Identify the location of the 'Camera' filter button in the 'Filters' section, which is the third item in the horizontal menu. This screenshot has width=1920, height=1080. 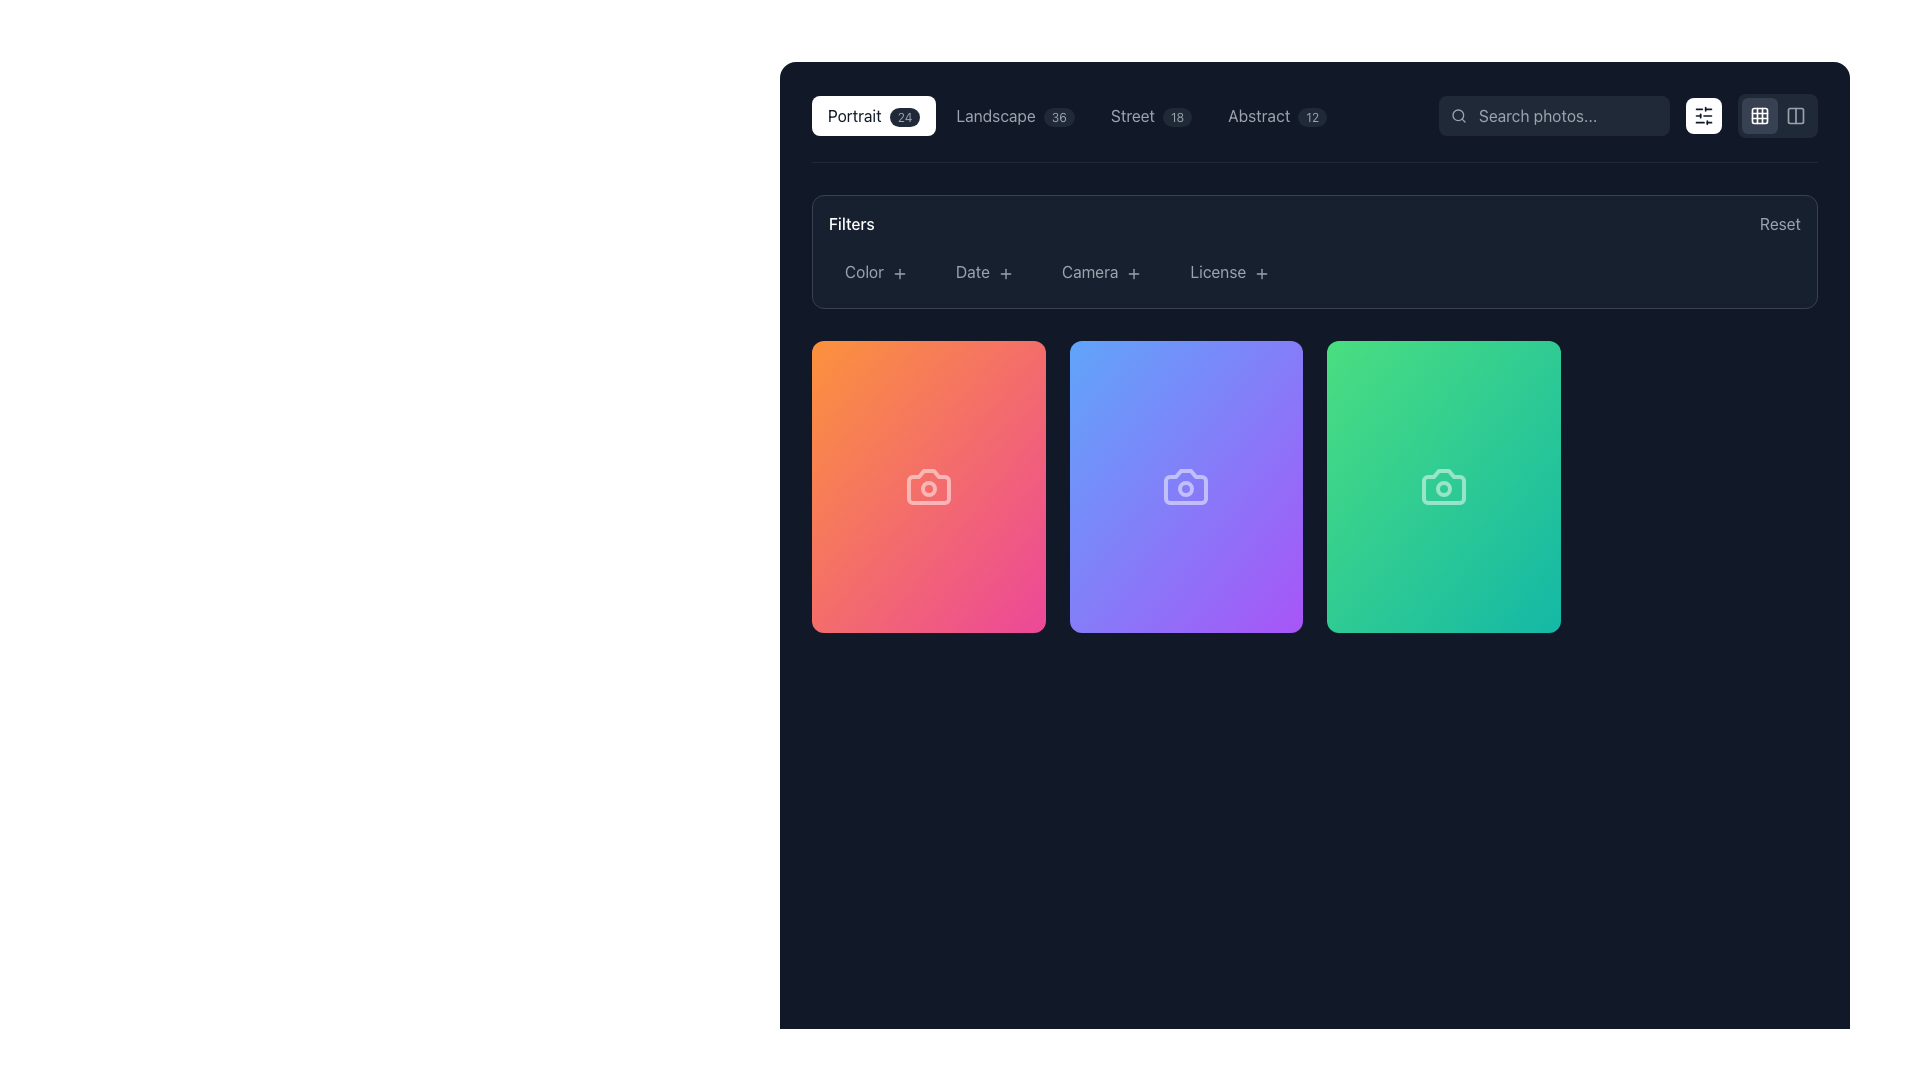
(1101, 272).